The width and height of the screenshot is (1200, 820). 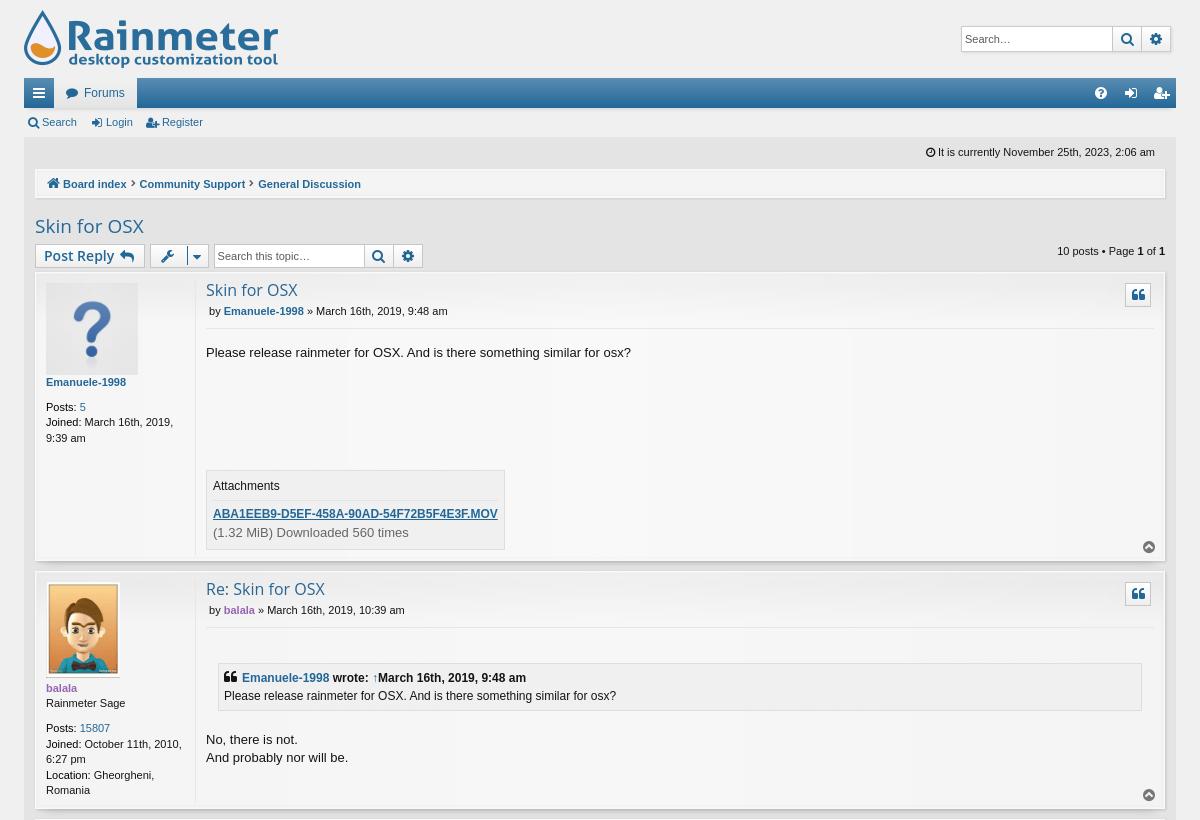 What do you see at coordinates (94, 726) in the screenshot?
I see `'15807'` at bounding box center [94, 726].